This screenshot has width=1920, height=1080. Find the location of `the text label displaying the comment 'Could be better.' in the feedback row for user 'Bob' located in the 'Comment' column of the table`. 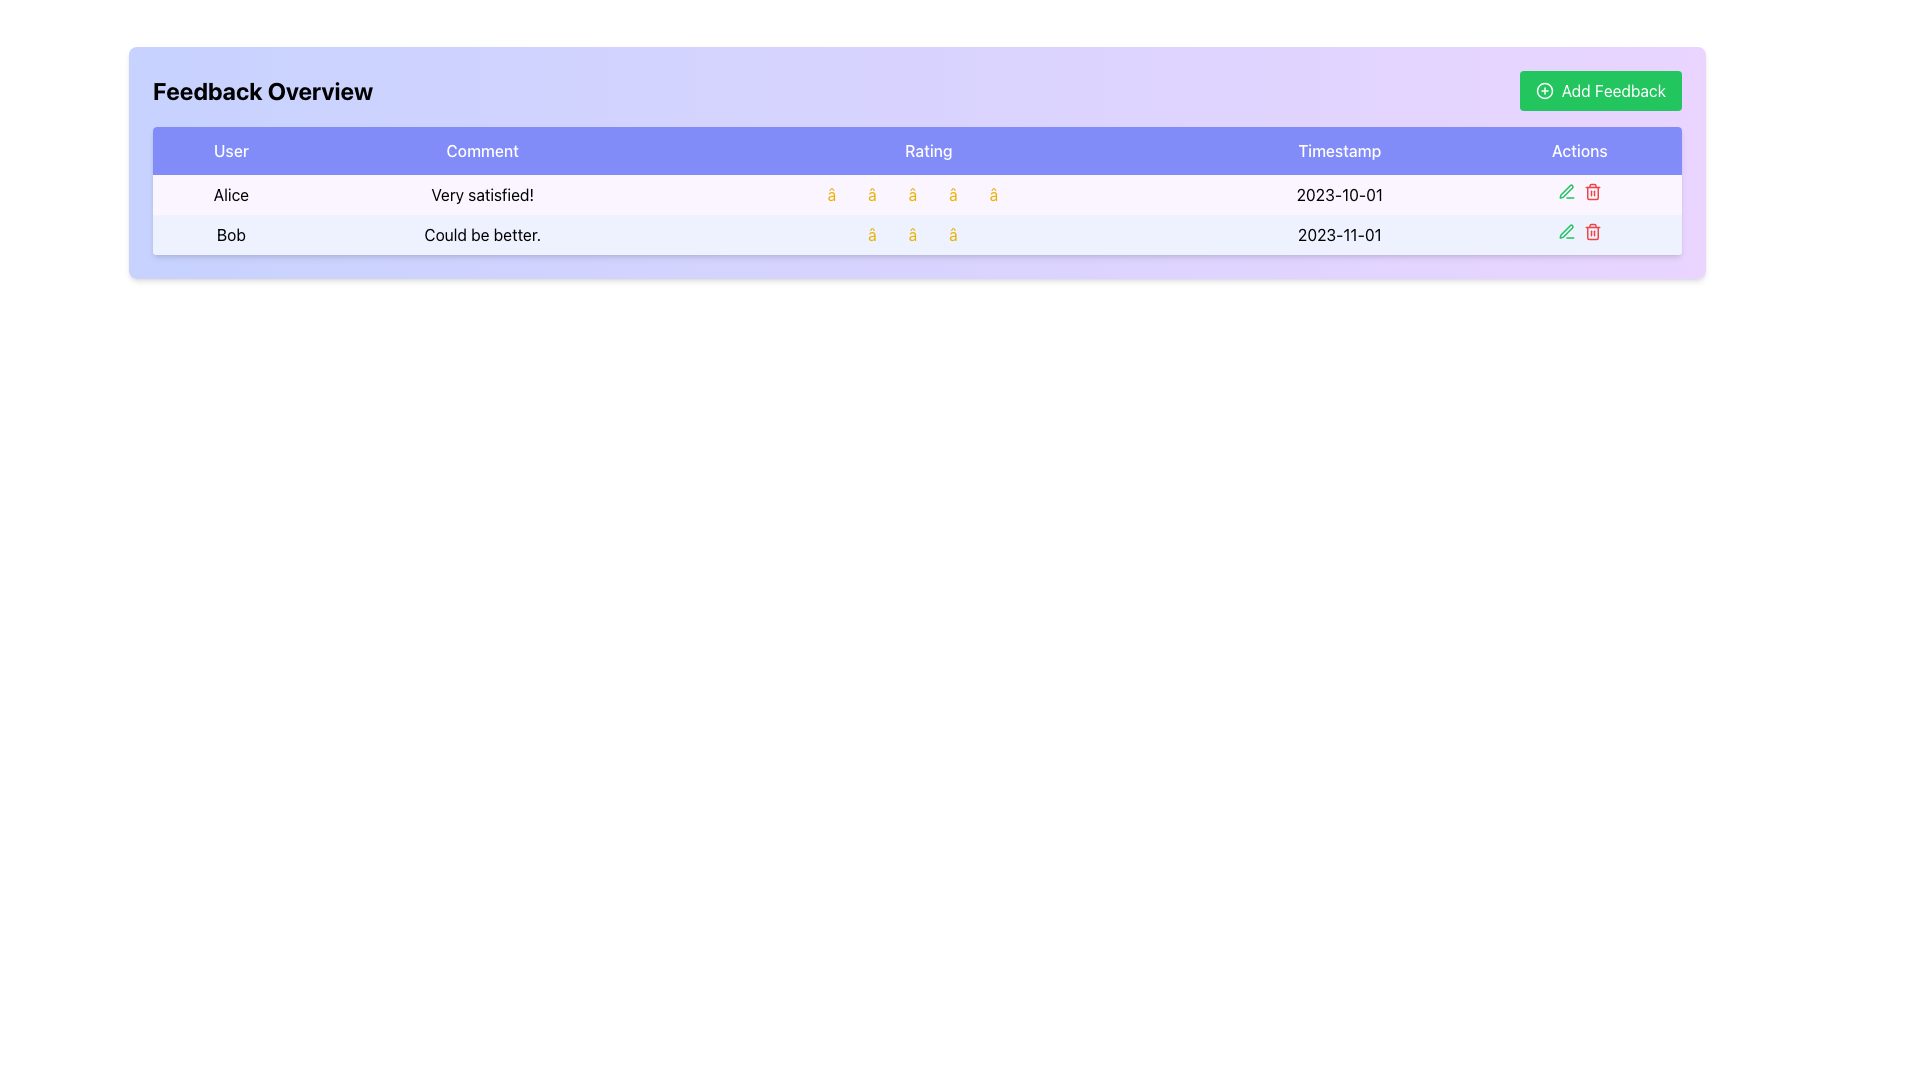

the text label displaying the comment 'Could be better.' in the feedback row for user 'Bob' located in the 'Comment' column of the table is located at coordinates (482, 234).